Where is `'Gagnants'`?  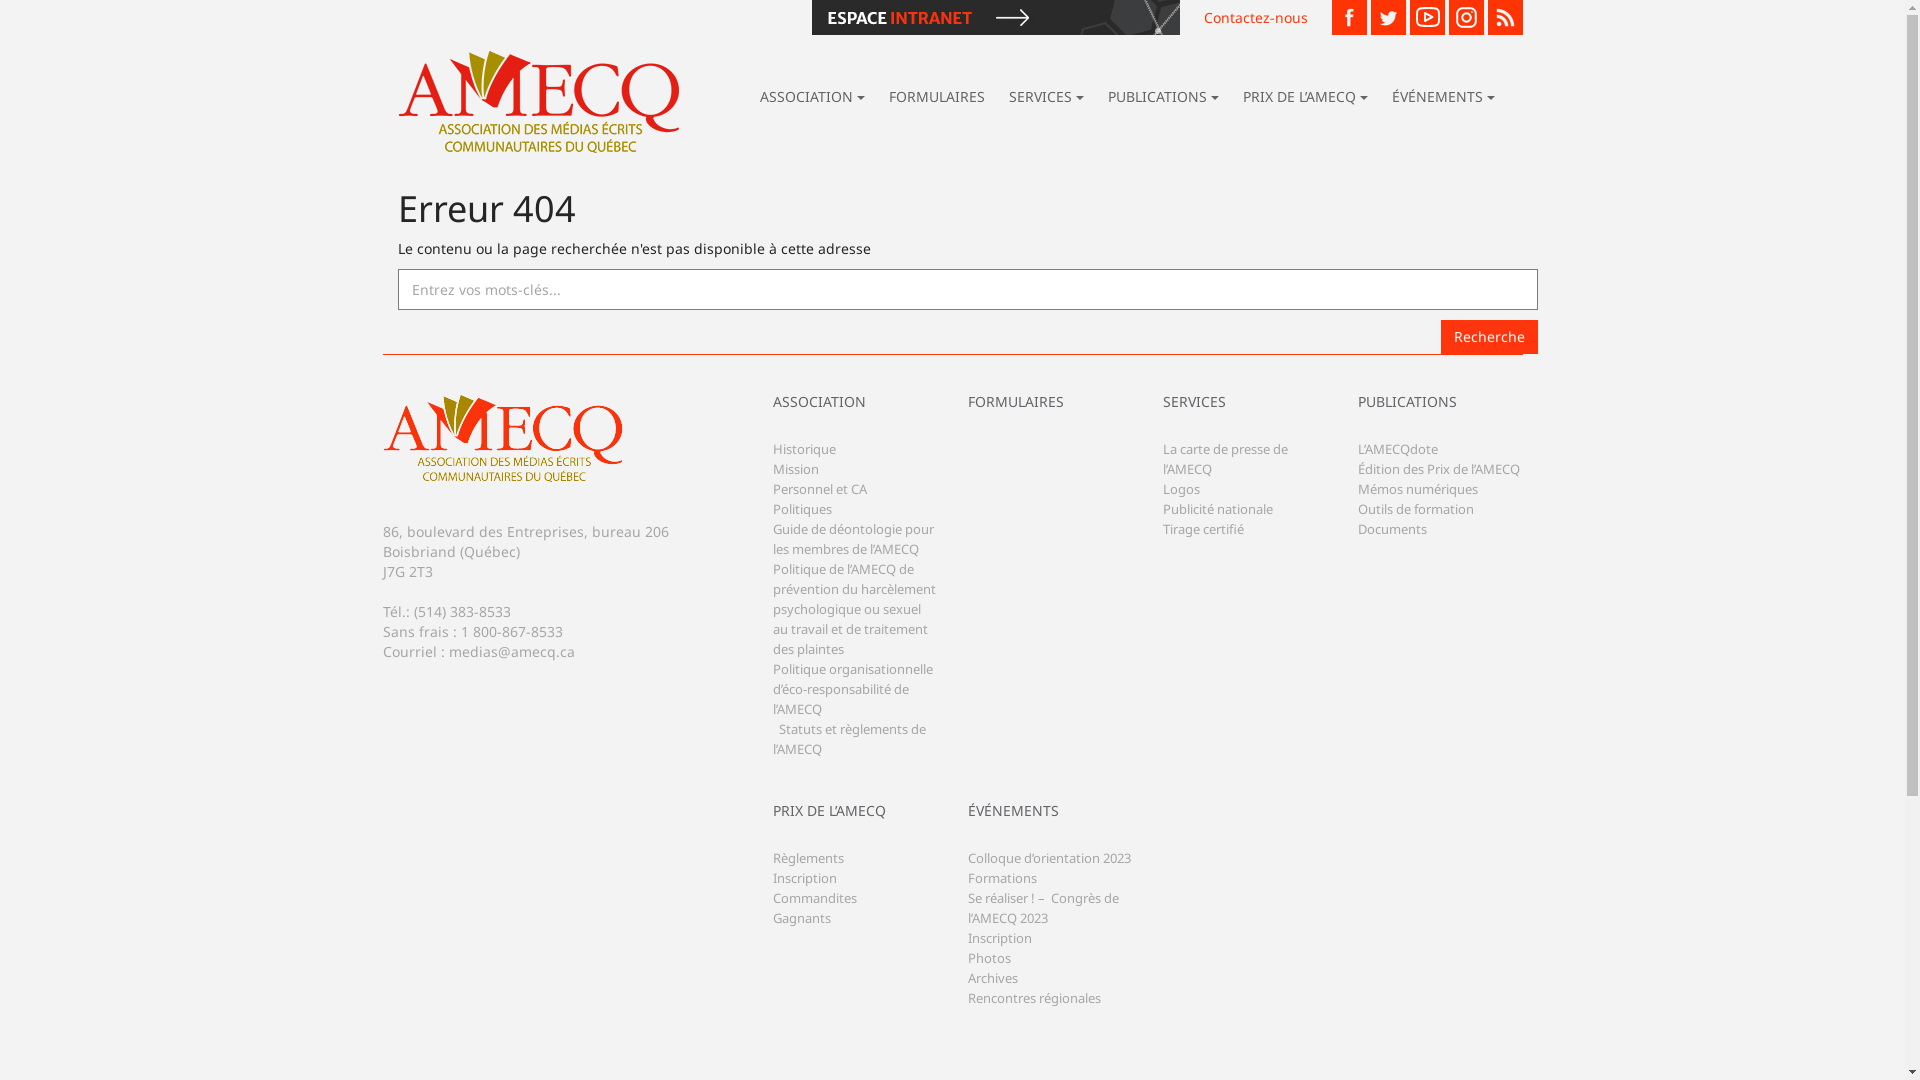 'Gagnants' is located at coordinates (801, 933).